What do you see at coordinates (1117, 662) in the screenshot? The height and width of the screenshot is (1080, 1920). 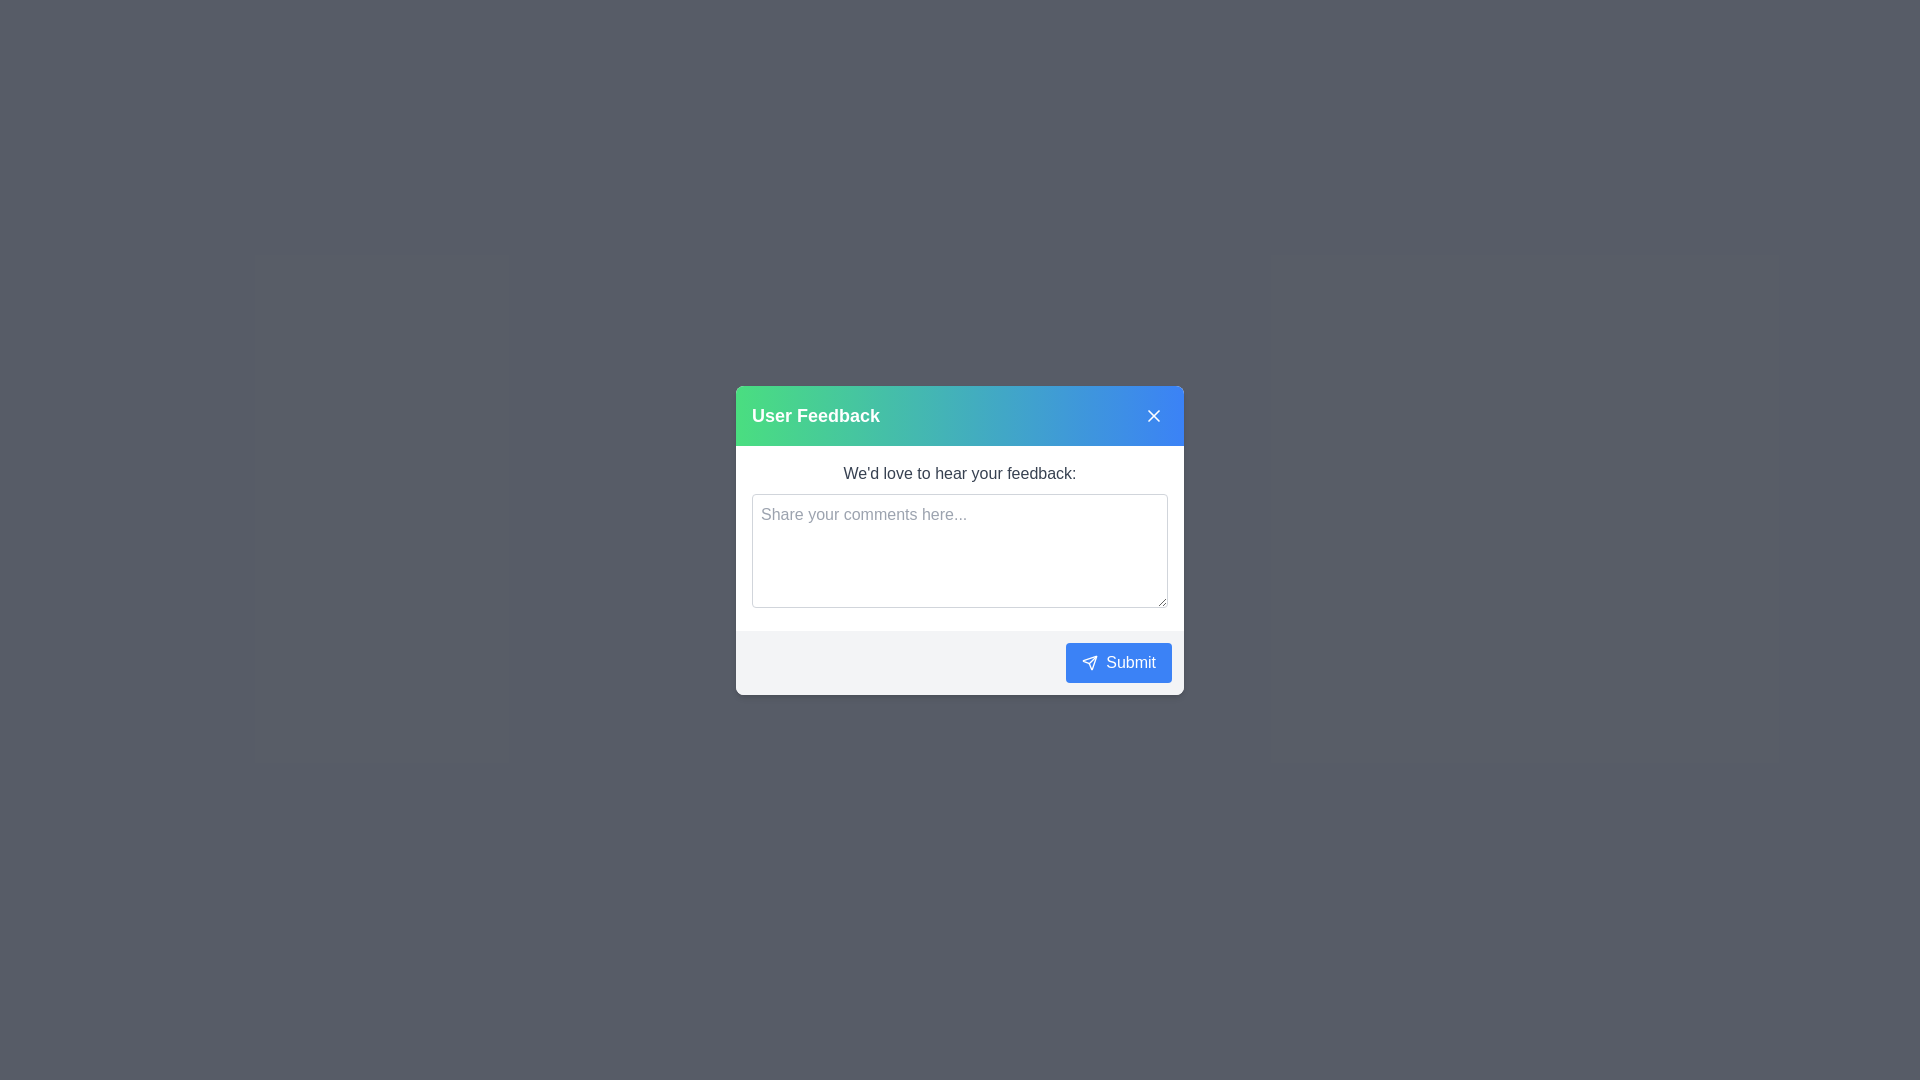 I see `the 'Submit' button with a blue background and paper plane icon located at the bottom right corner of the 'User Feedback' modal` at bounding box center [1117, 662].